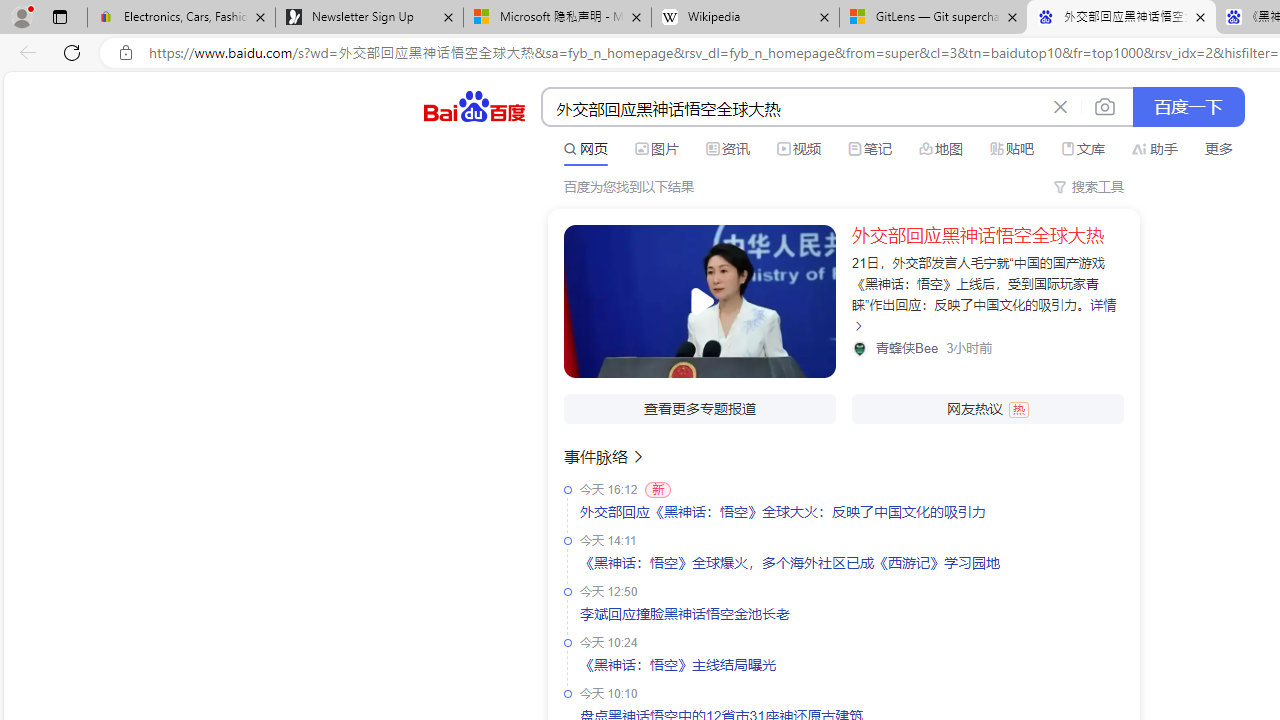  What do you see at coordinates (792, 108) in the screenshot?
I see `'AutomationID: kw'` at bounding box center [792, 108].